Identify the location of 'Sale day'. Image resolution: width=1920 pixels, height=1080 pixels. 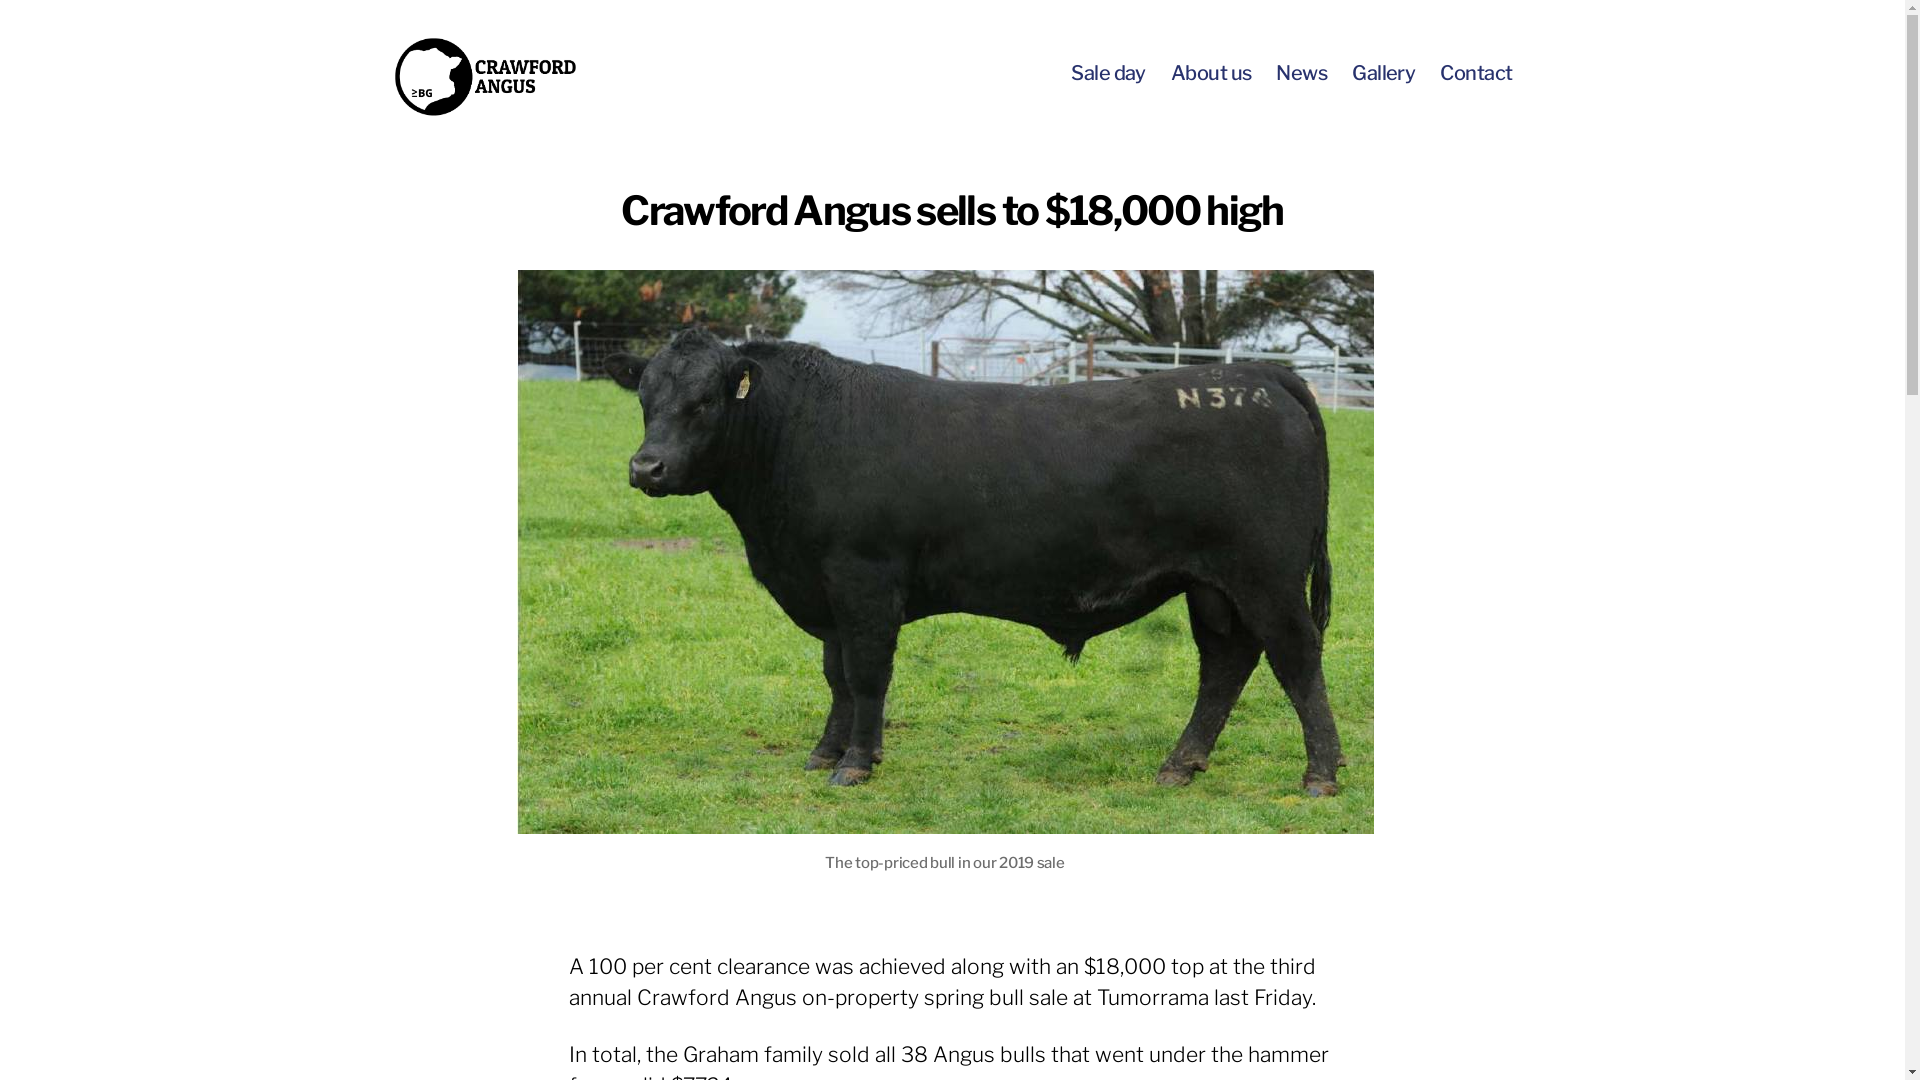
(1107, 72).